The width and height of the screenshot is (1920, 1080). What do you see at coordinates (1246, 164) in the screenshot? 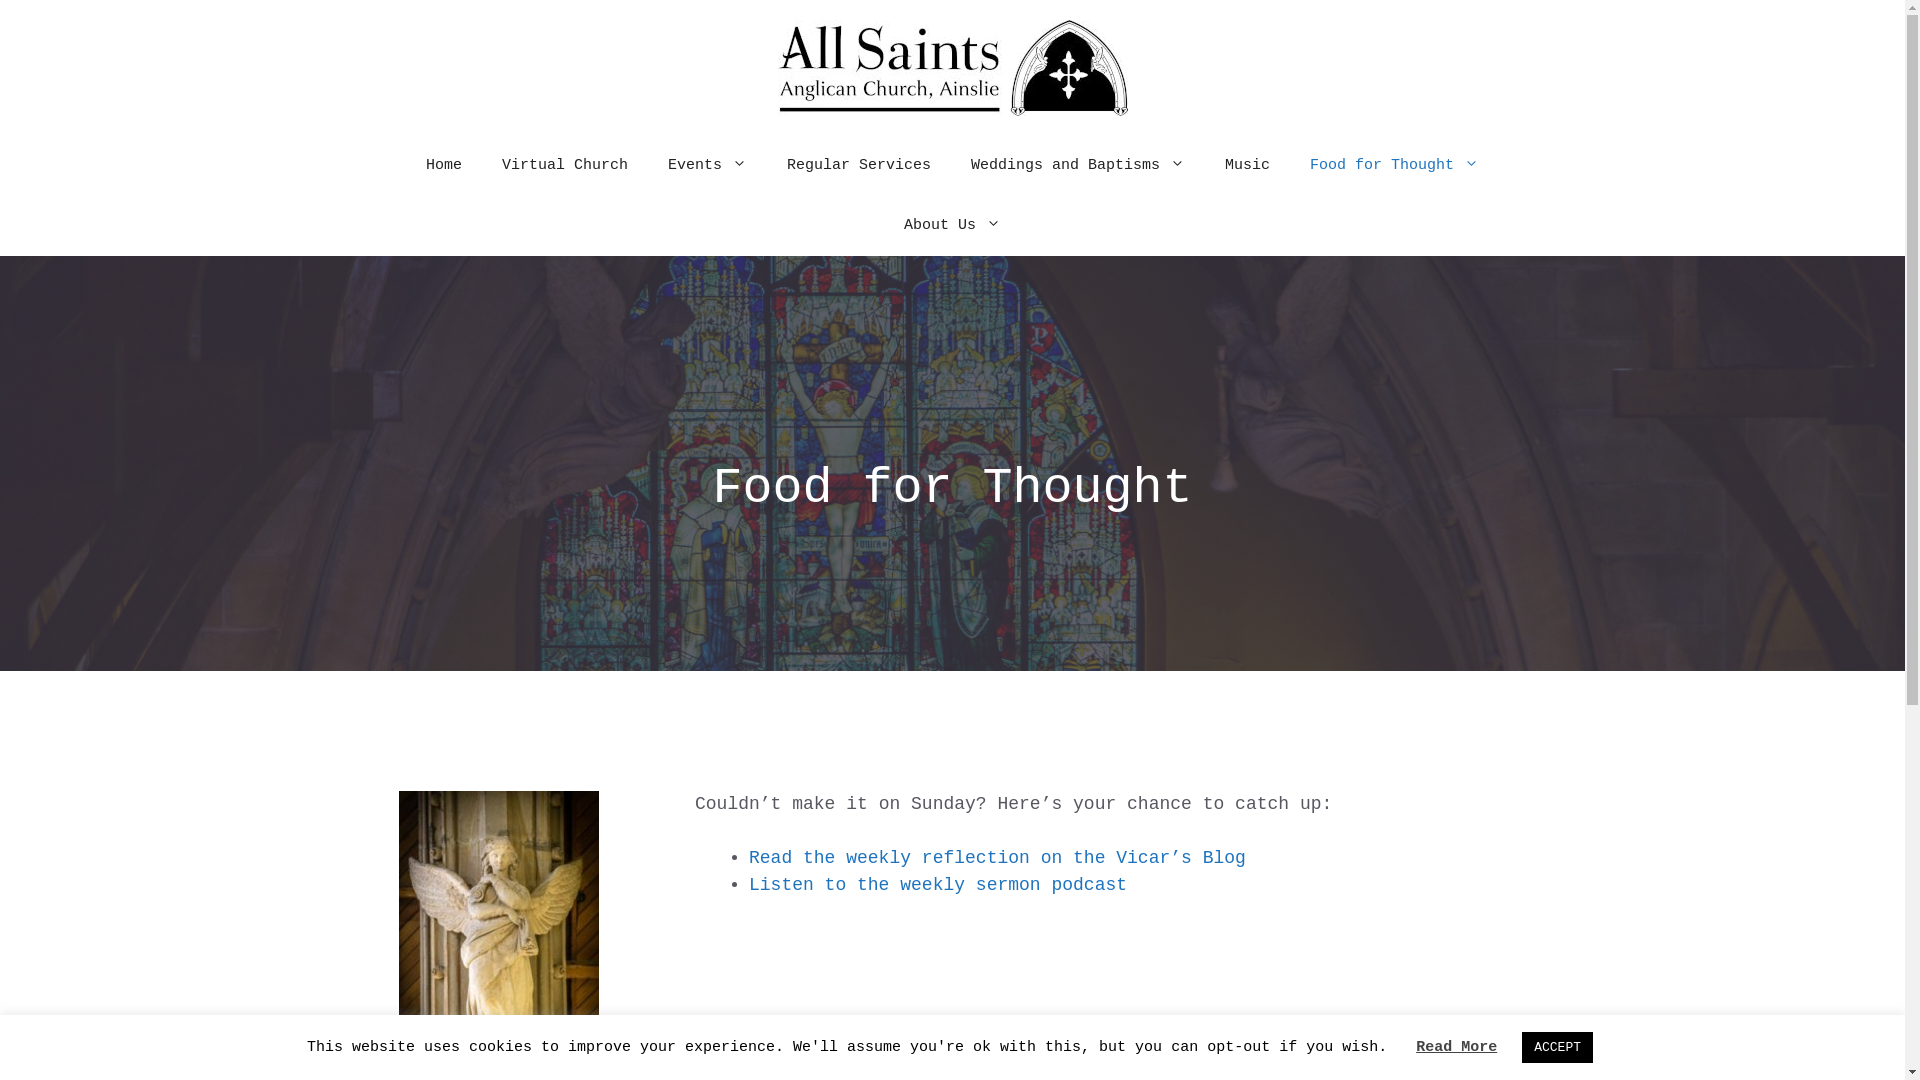
I see `'Music'` at bounding box center [1246, 164].